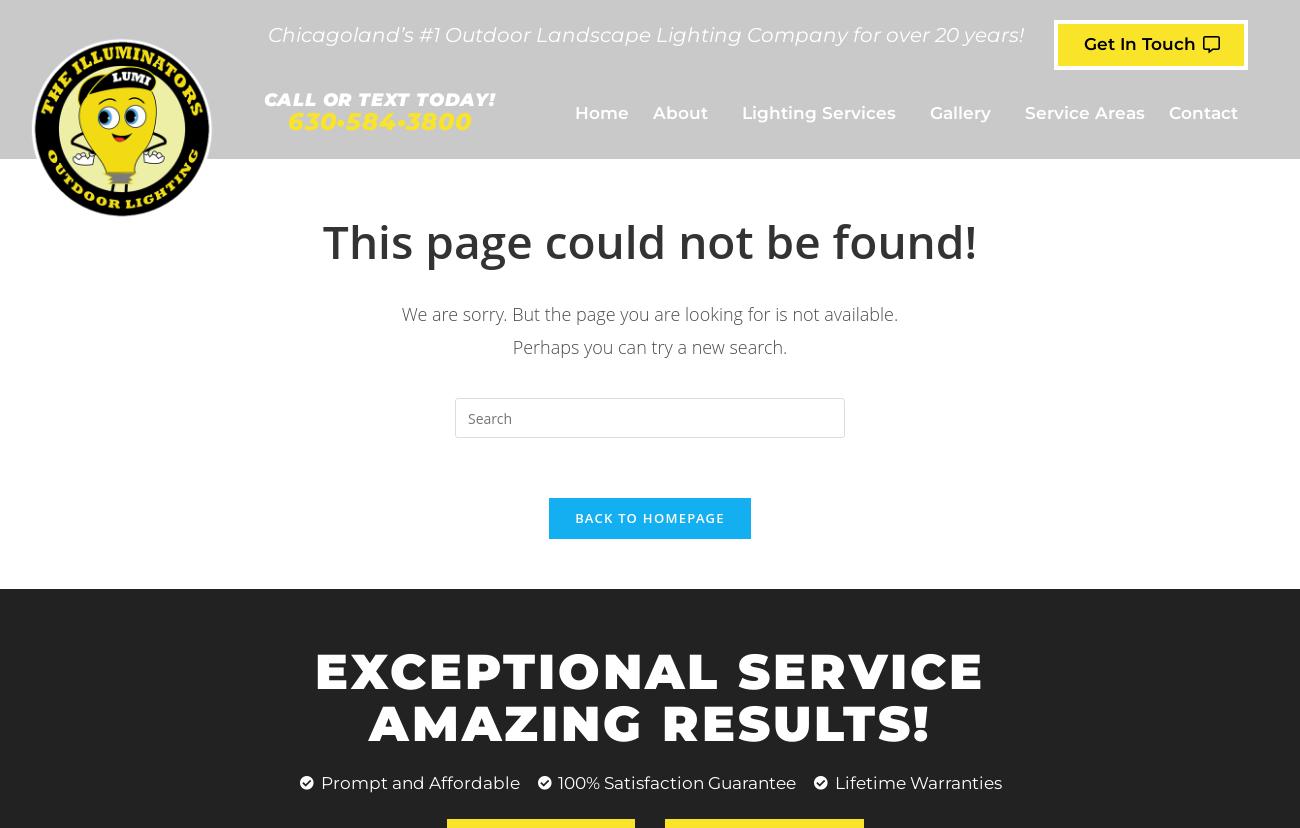 This screenshot has width=1300, height=828. Describe the element at coordinates (573, 111) in the screenshot. I see `'Home'` at that location.